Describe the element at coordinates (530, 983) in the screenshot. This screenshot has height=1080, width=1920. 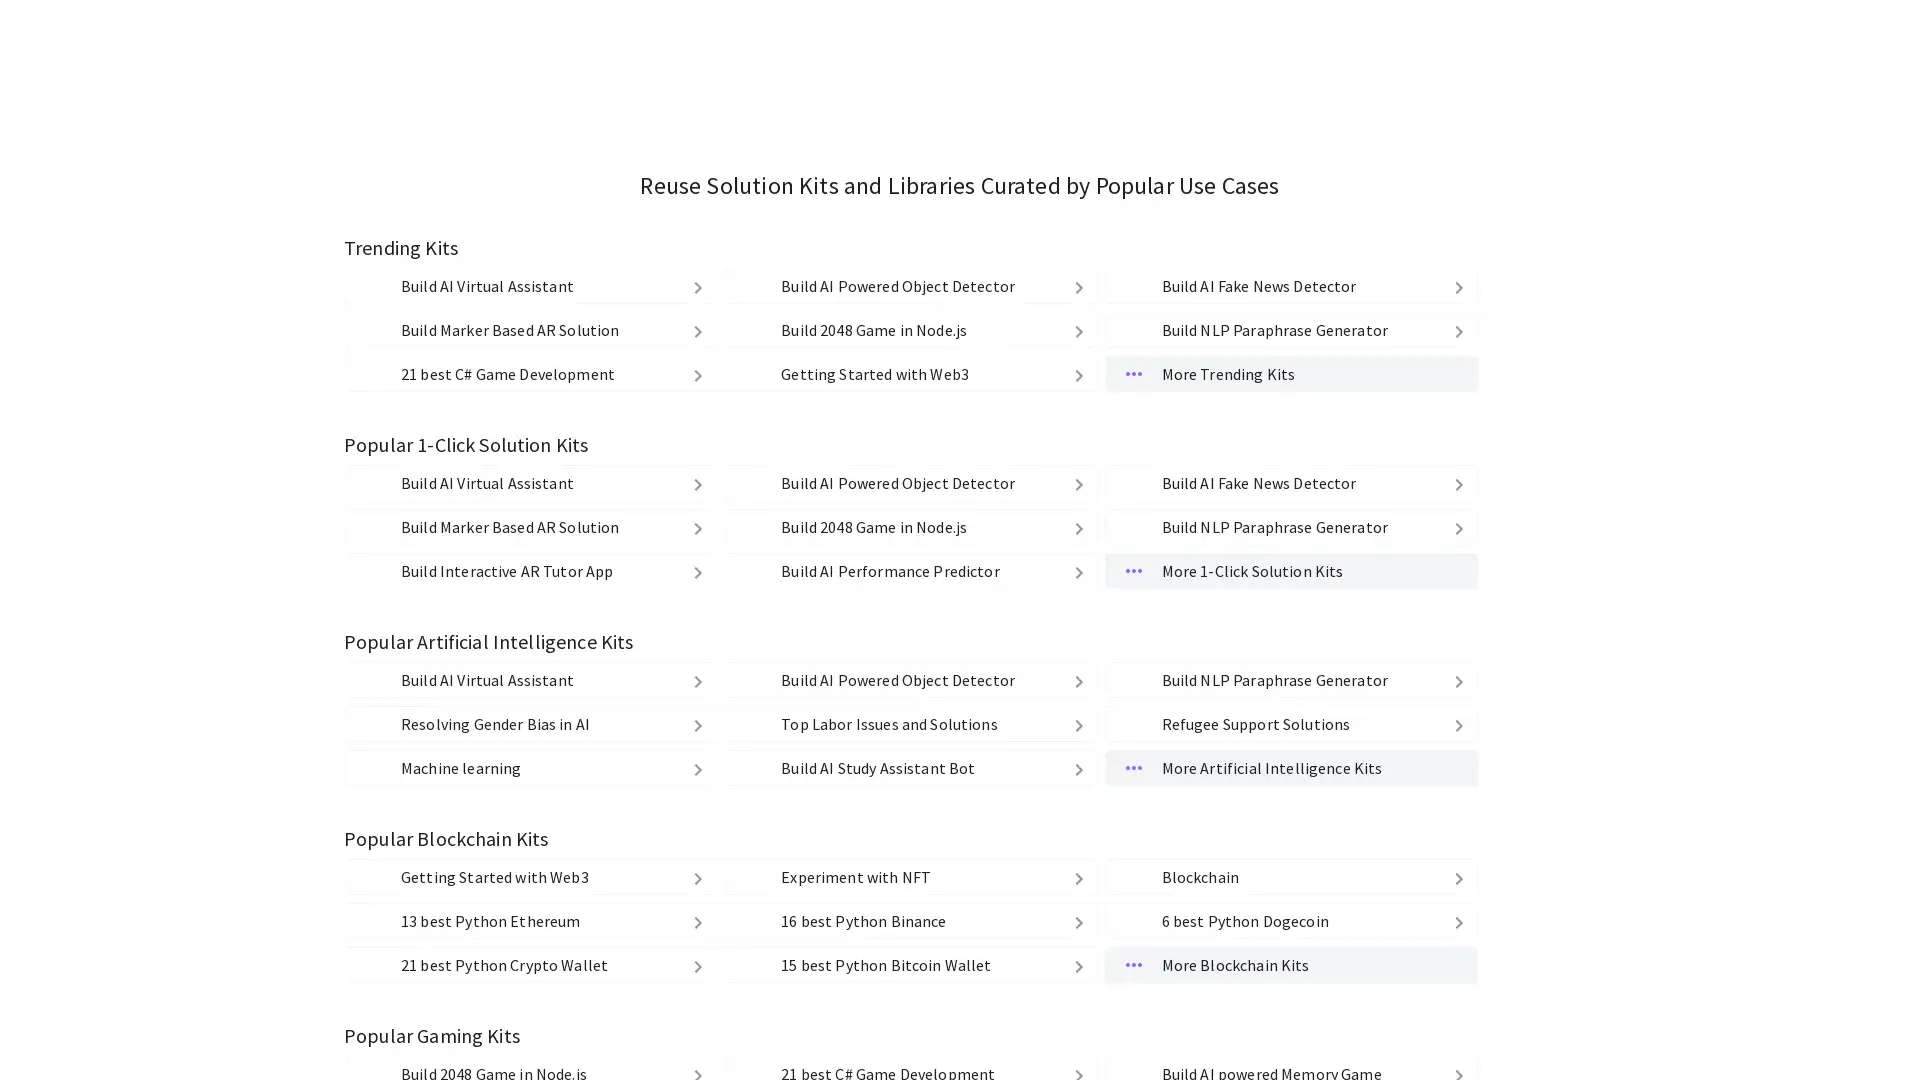
I see `virtual-agent-example-kit Build AI Virtual Assistant` at that location.